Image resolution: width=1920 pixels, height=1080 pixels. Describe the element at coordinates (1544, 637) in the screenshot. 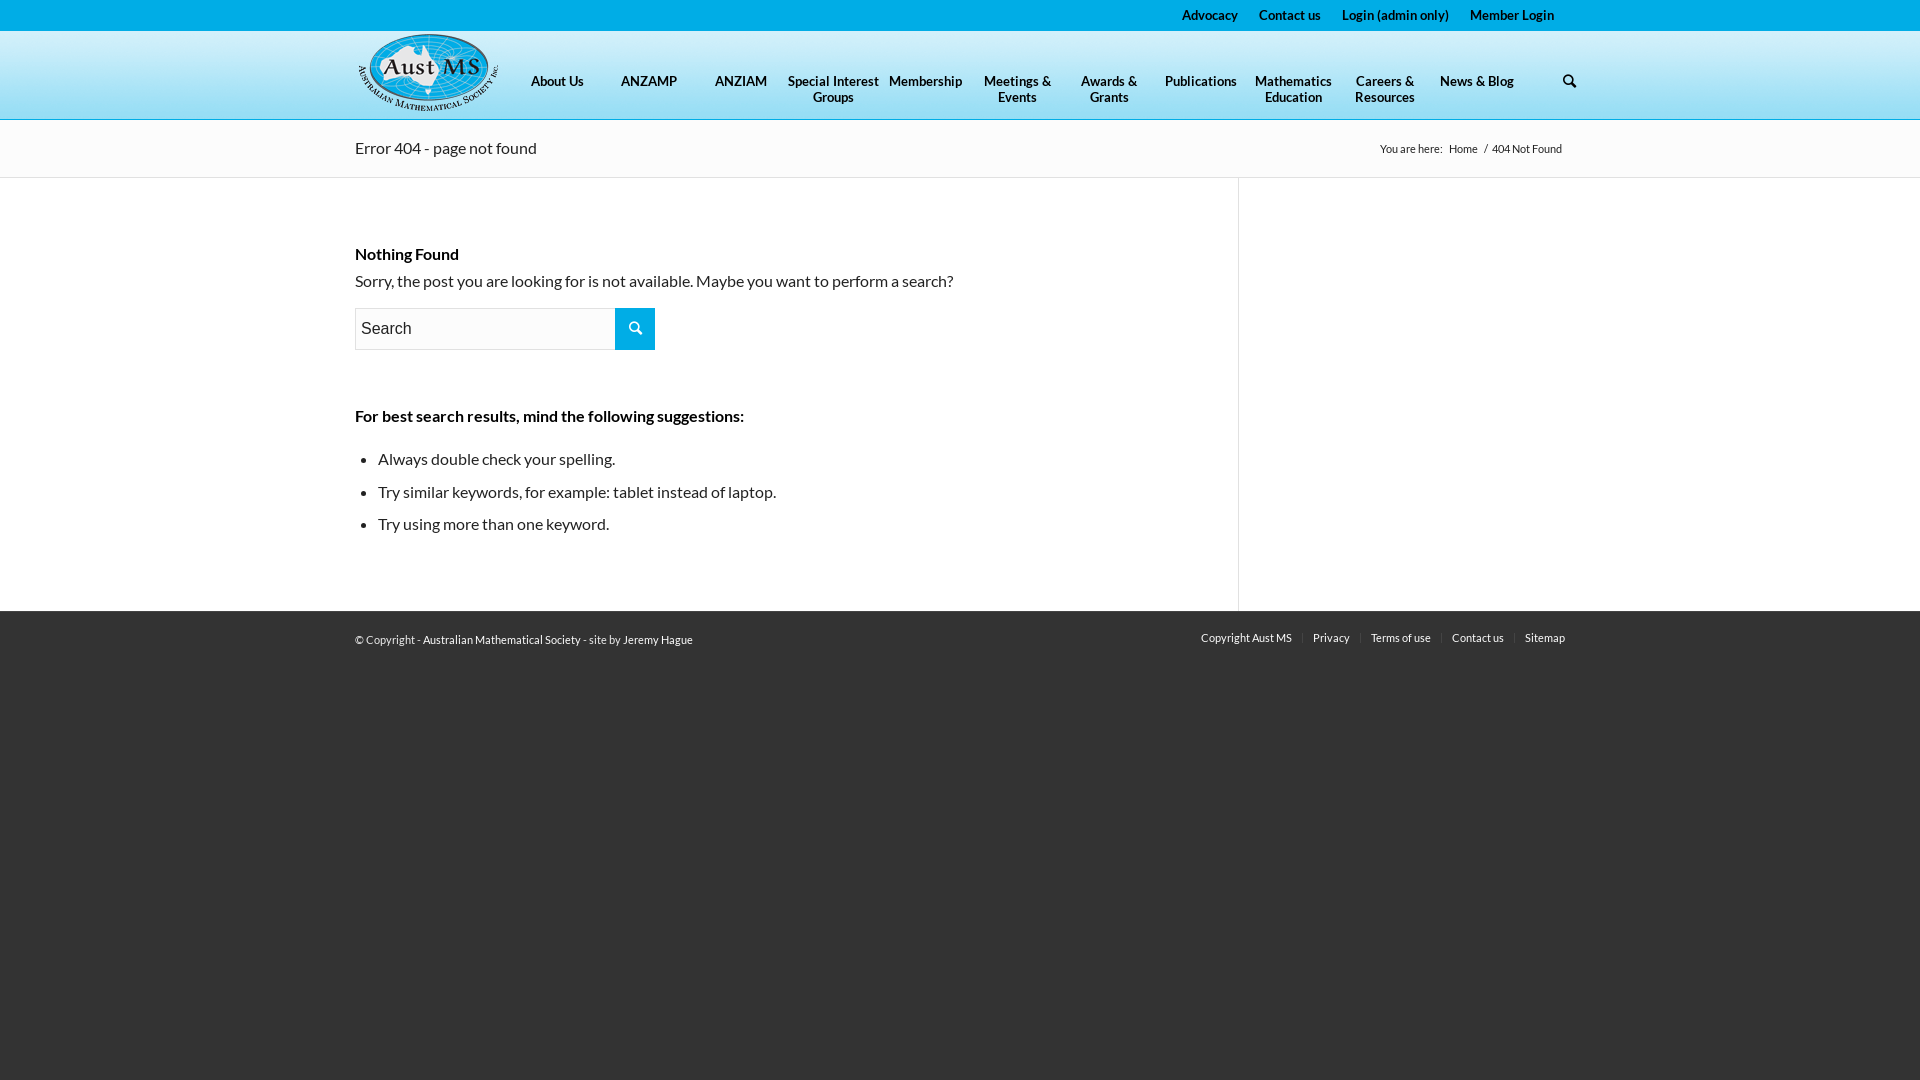

I see `'Sitemap'` at that location.